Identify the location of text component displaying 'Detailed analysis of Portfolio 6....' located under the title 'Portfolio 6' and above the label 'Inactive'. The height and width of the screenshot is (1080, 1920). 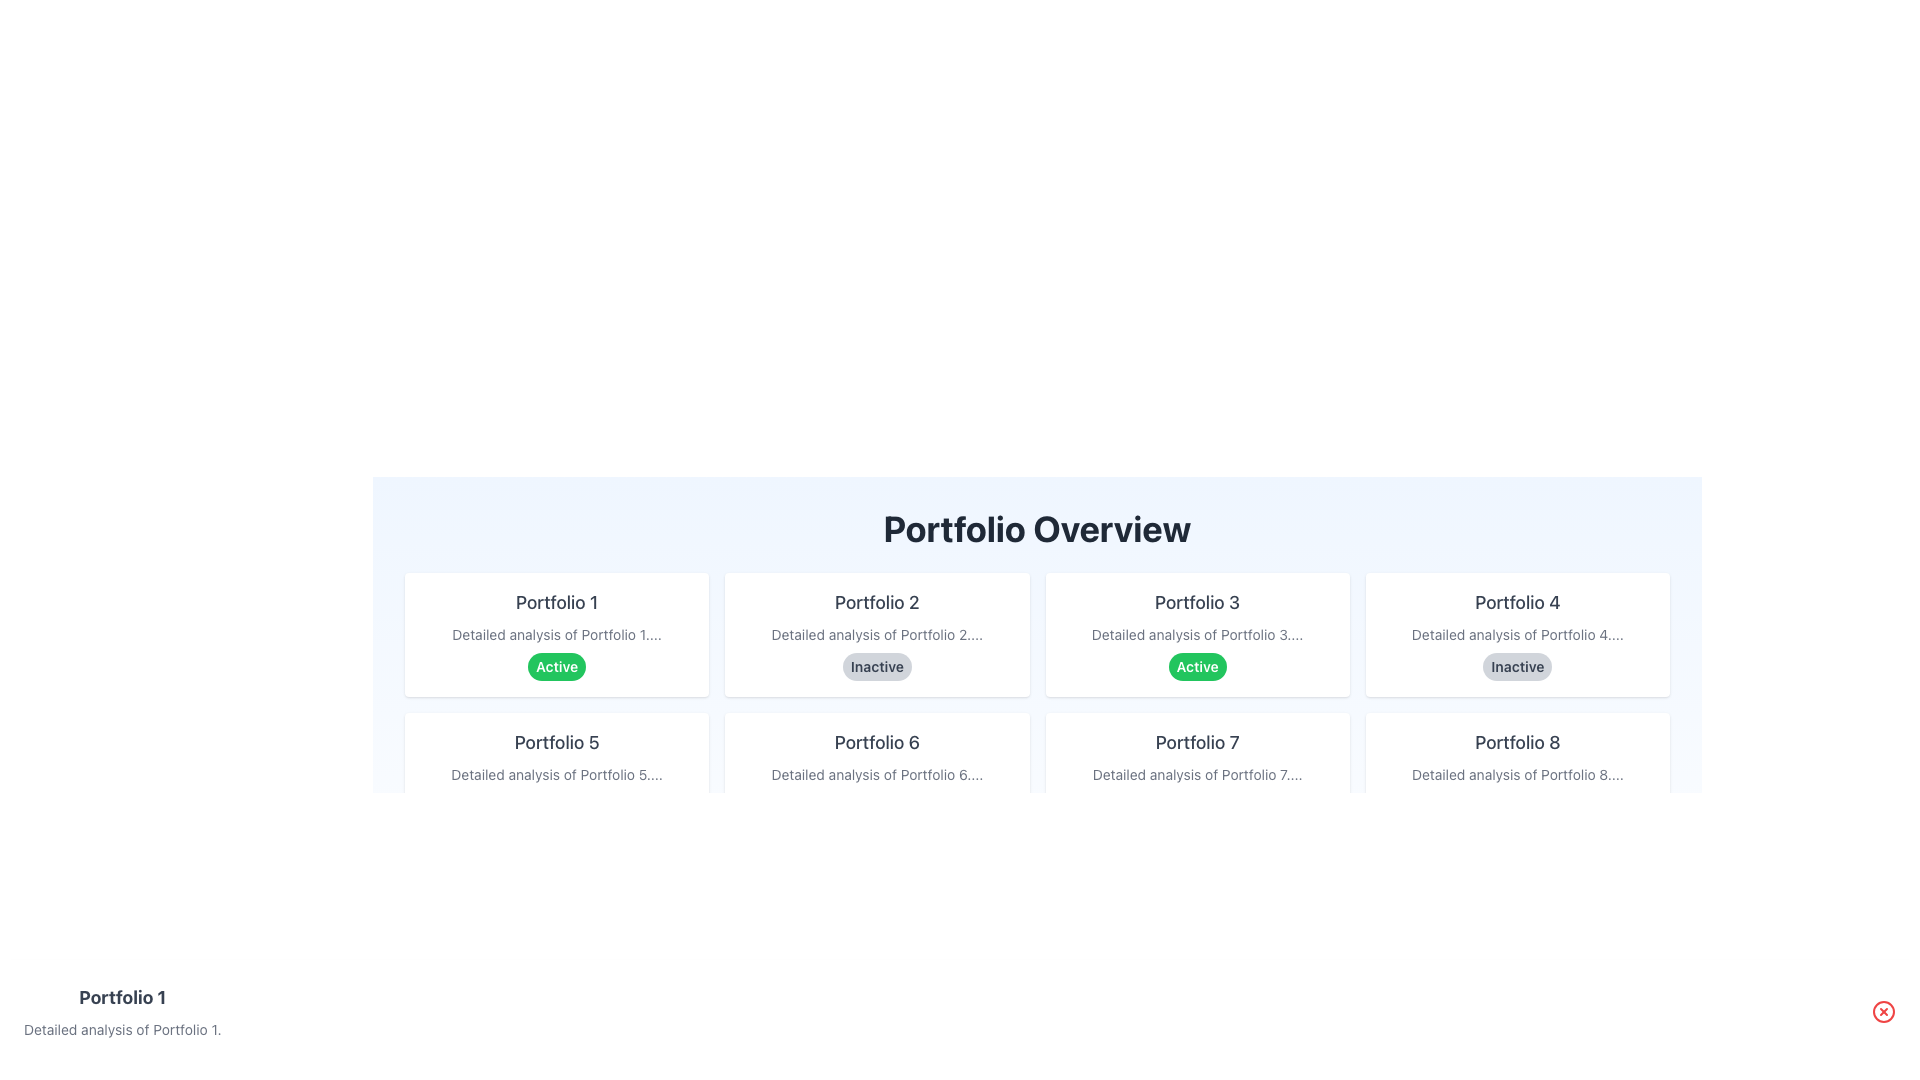
(877, 774).